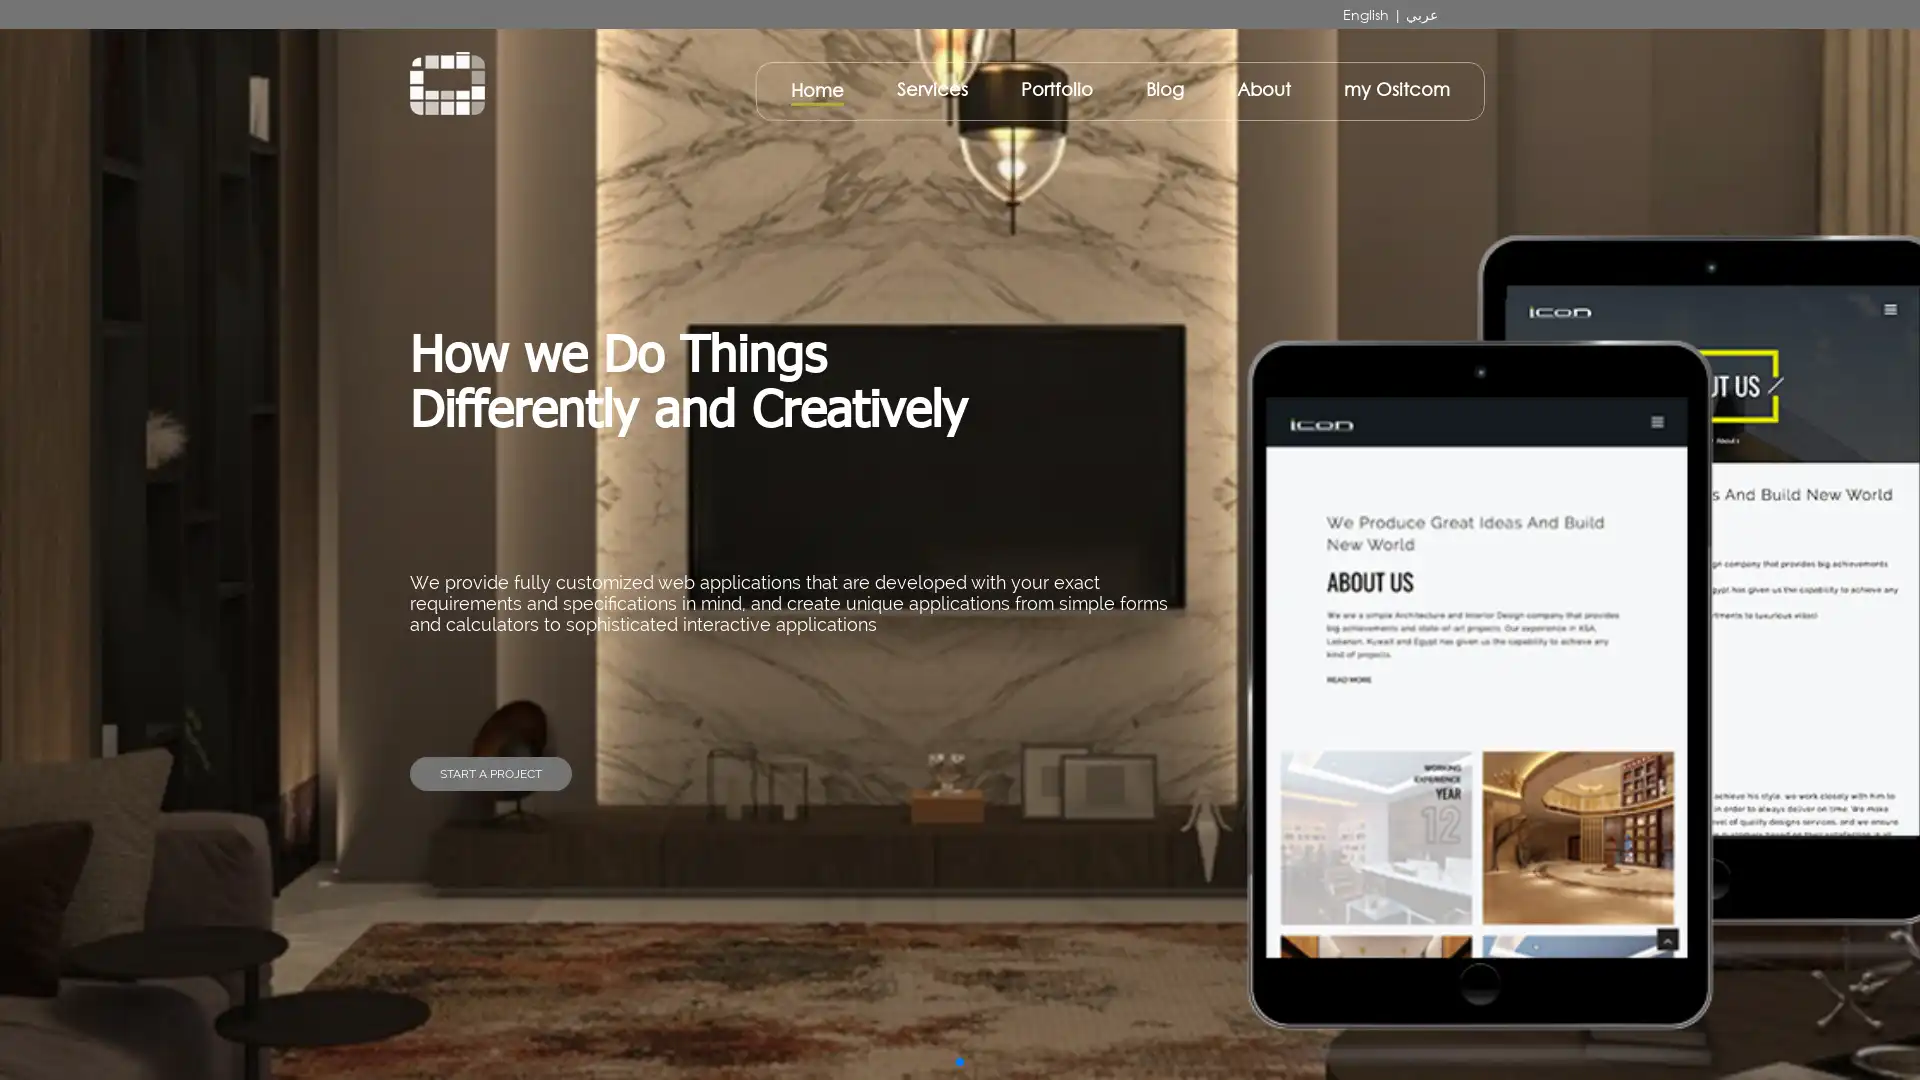  What do you see at coordinates (960, 1060) in the screenshot?
I see `Go to slide 1` at bounding box center [960, 1060].